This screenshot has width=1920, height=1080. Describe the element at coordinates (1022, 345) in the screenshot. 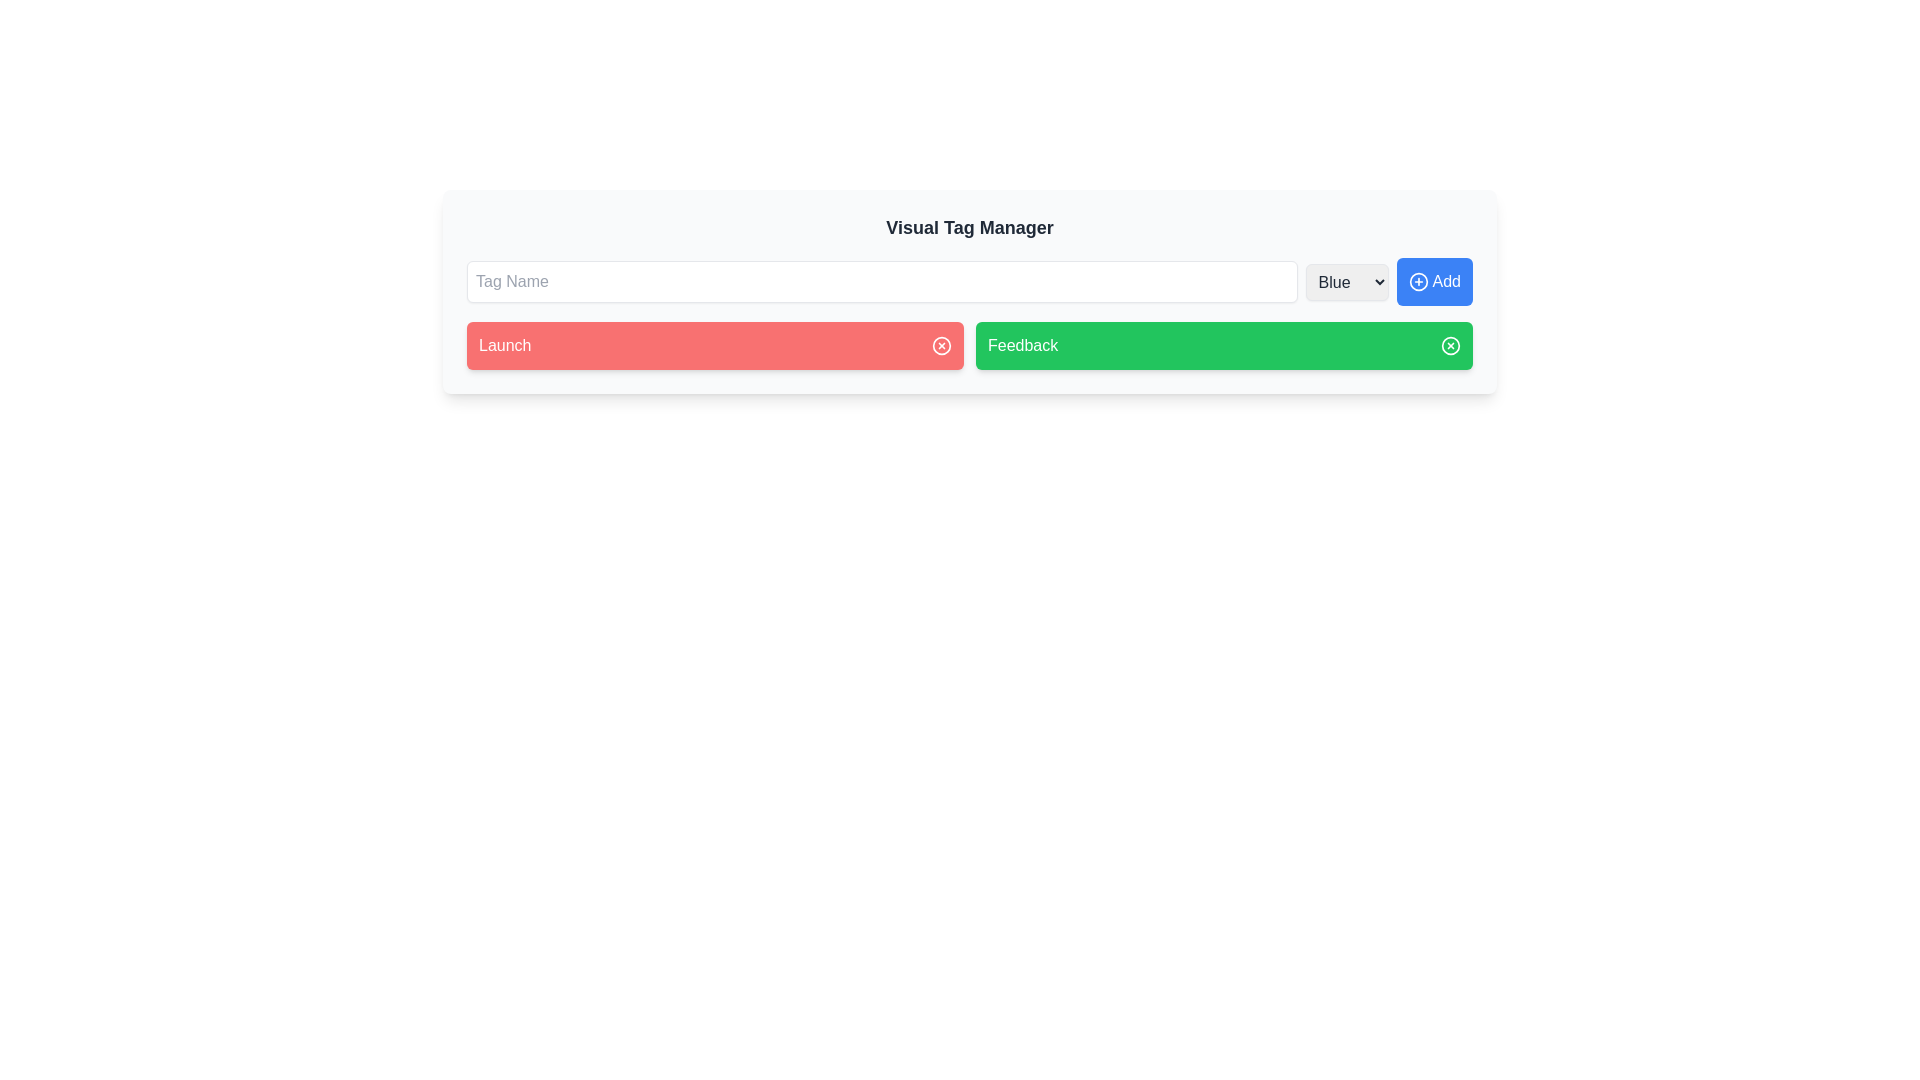

I see `the 'Feedback' label/button` at that location.